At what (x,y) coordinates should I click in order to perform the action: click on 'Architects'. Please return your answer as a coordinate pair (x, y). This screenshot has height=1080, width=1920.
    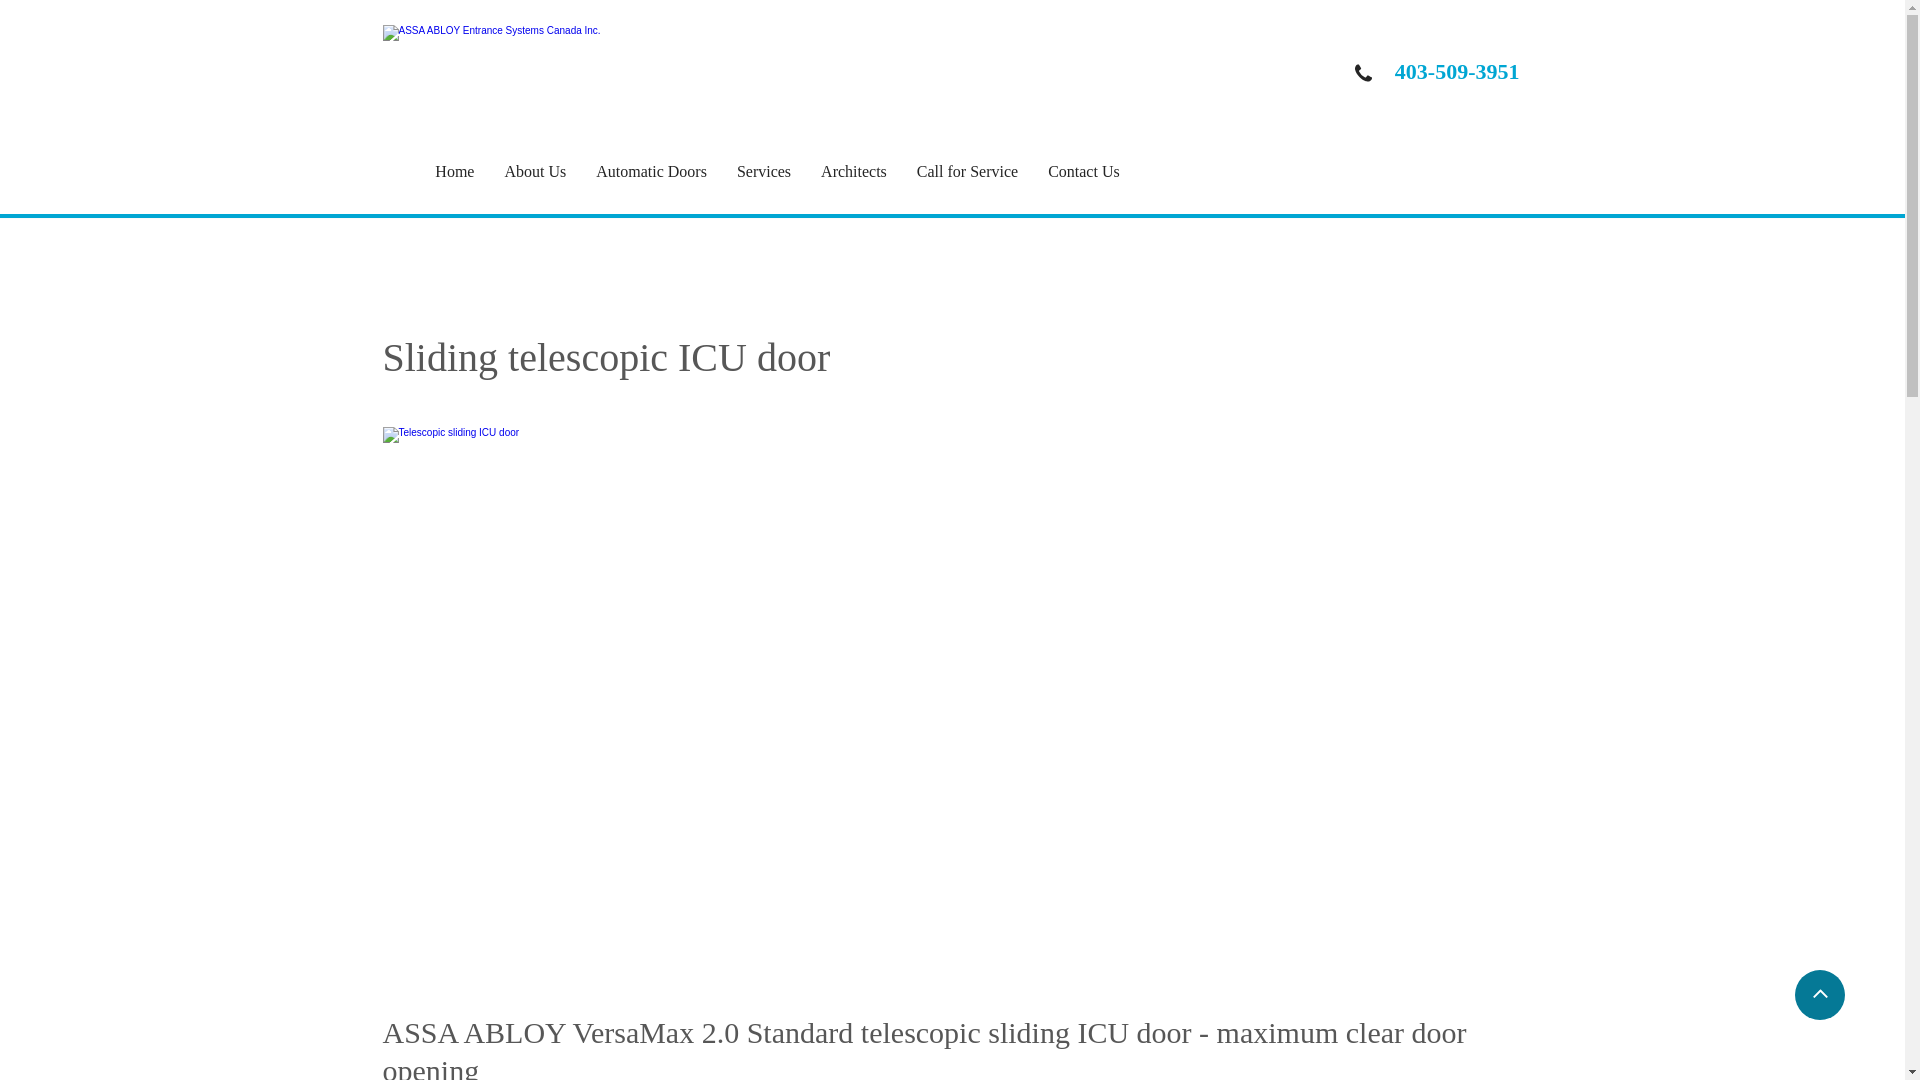
    Looking at the image, I should click on (868, 171).